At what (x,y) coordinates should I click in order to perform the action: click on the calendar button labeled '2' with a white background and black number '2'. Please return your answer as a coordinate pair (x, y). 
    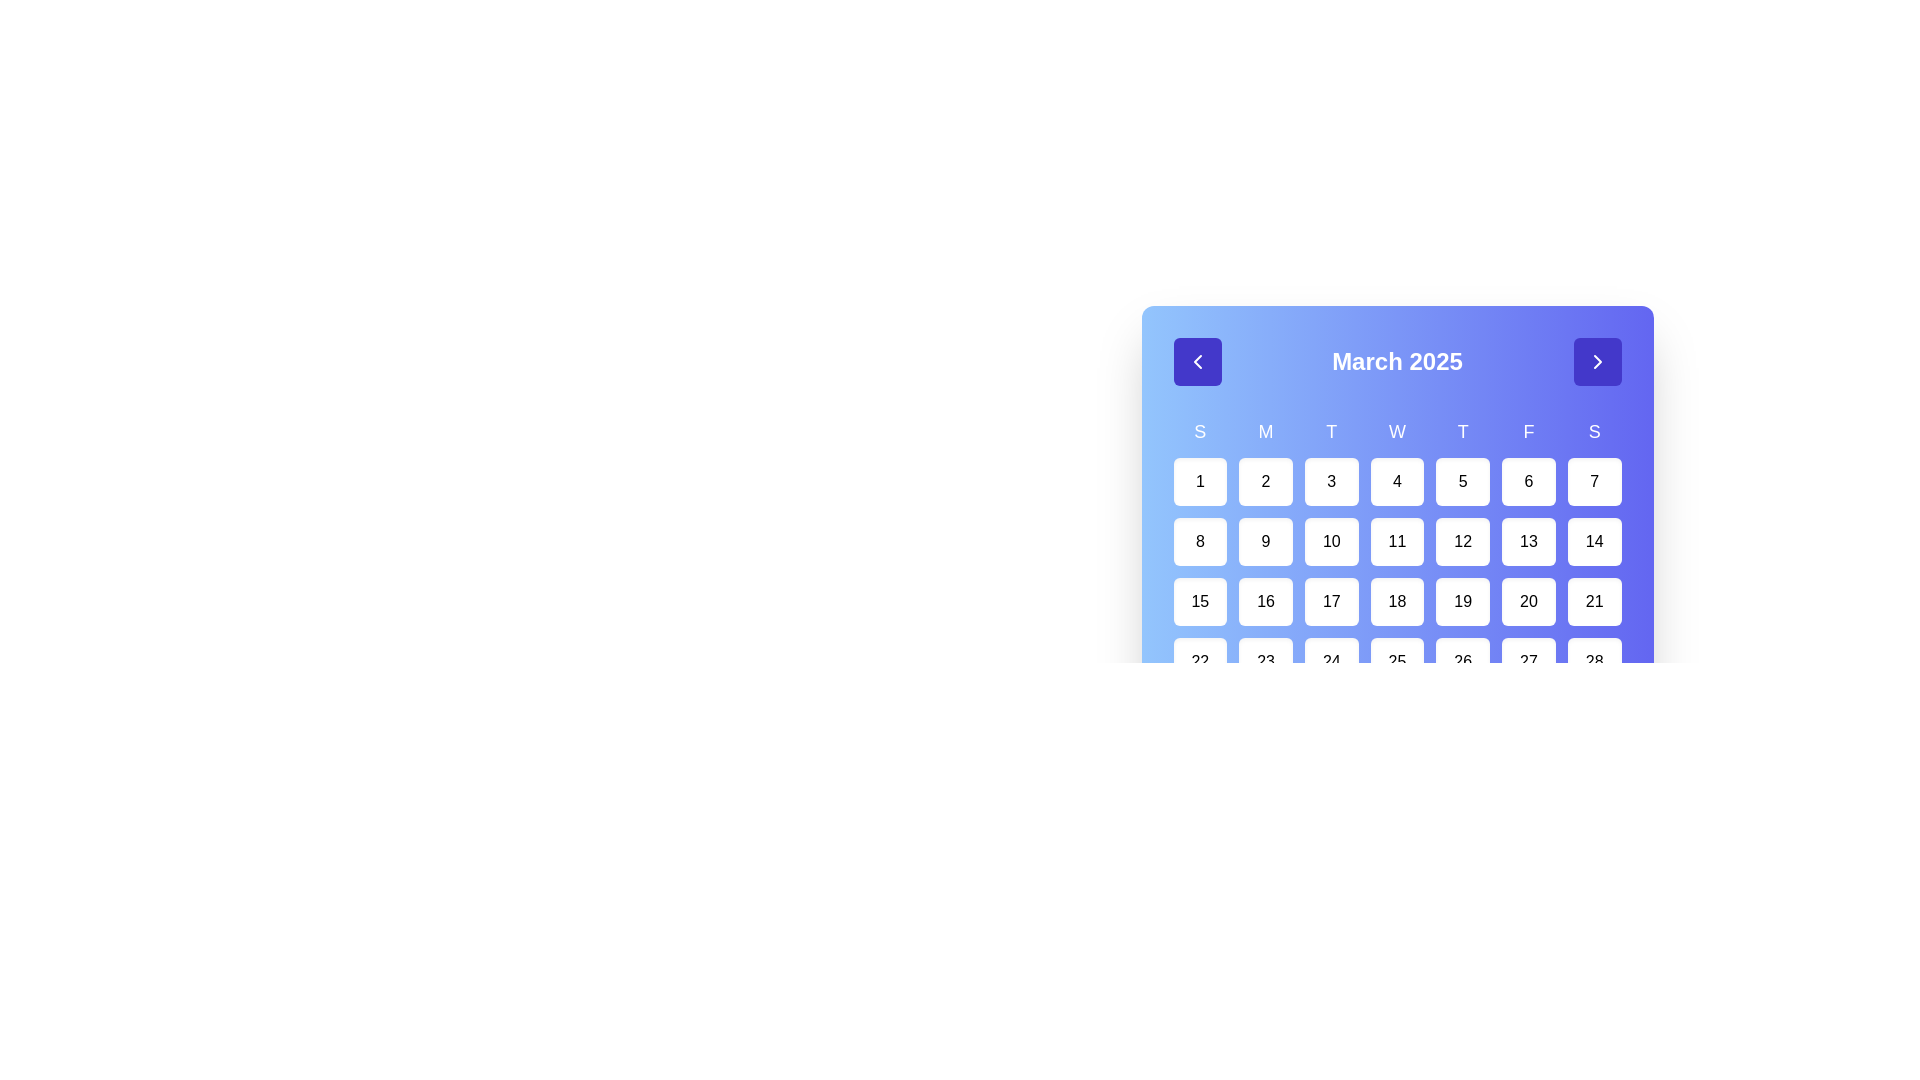
    Looking at the image, I should click on (1265, 482).